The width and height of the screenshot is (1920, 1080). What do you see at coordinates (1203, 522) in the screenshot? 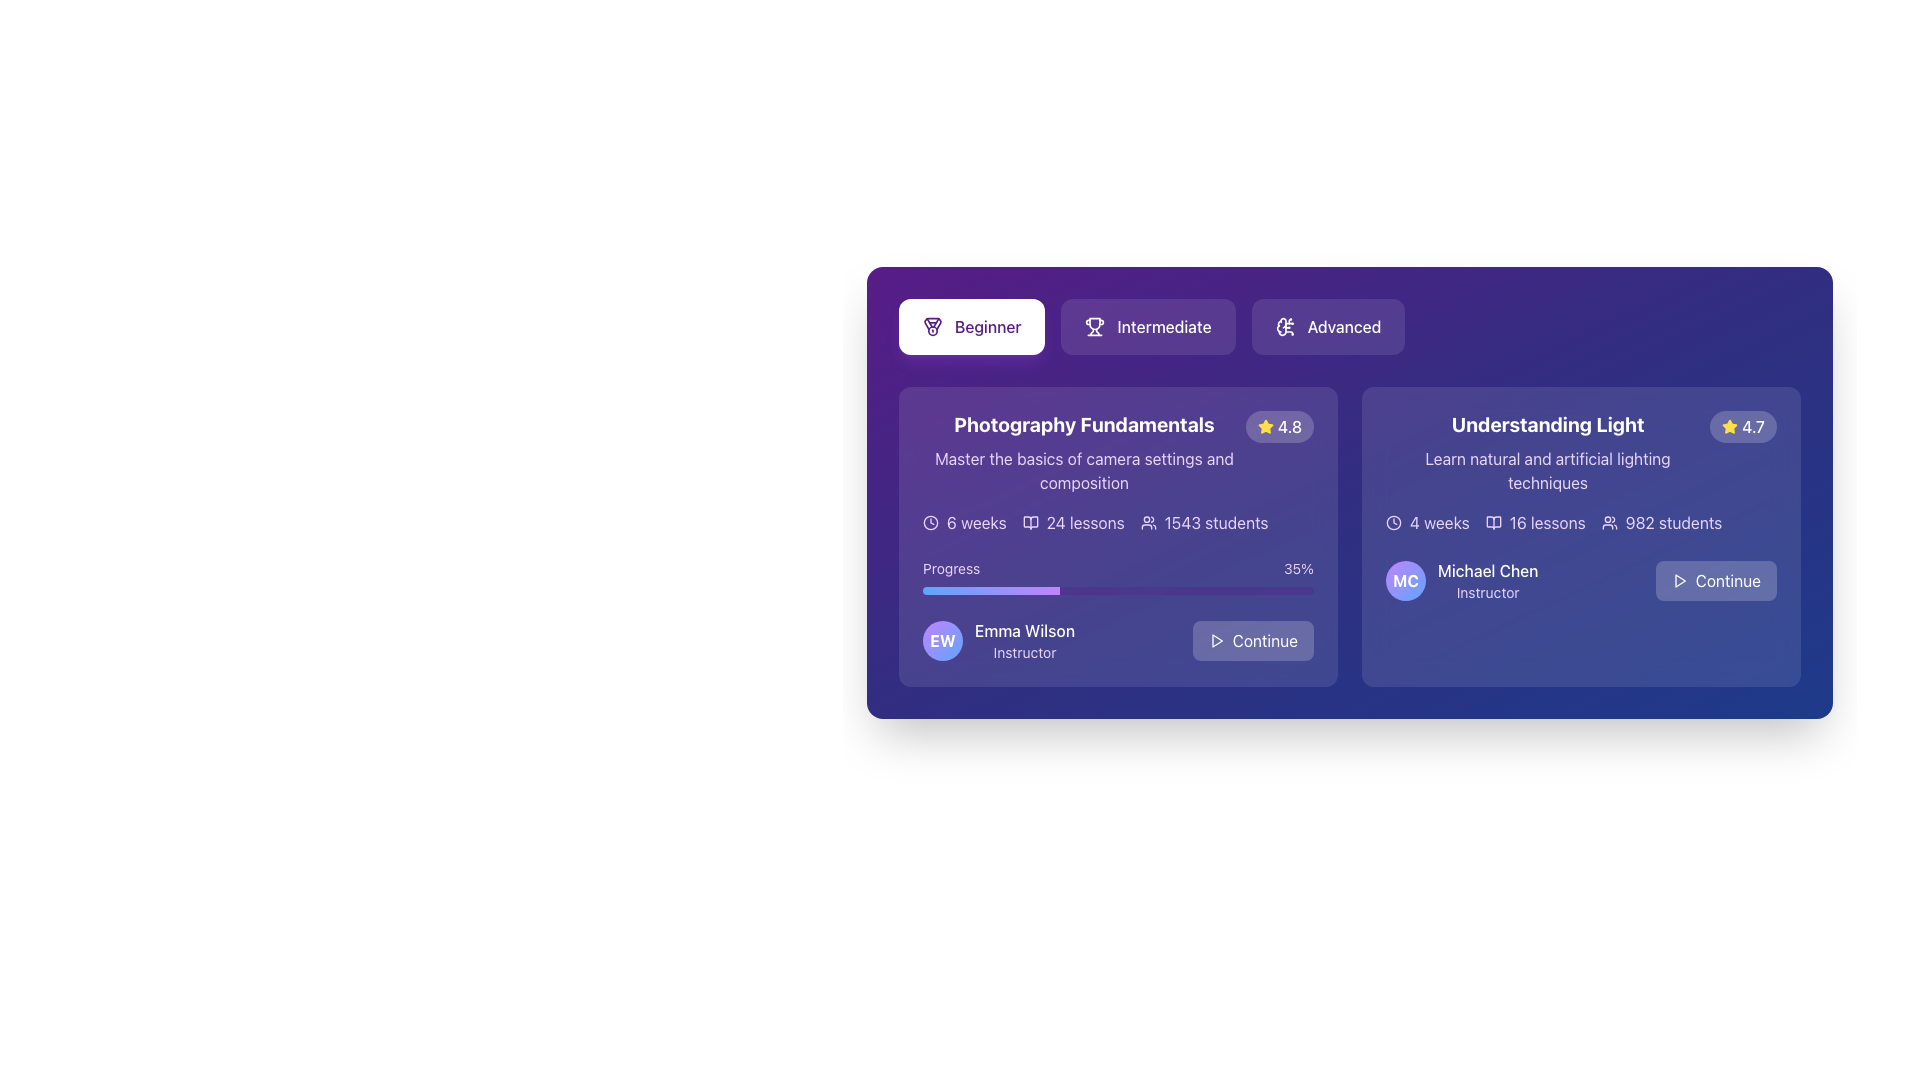
I see `the text with an icon combination in the bottom-left section of the 'Photography Fundamentals' course card, which provides static information about course enrollment` at bounding box center [1203, 522].